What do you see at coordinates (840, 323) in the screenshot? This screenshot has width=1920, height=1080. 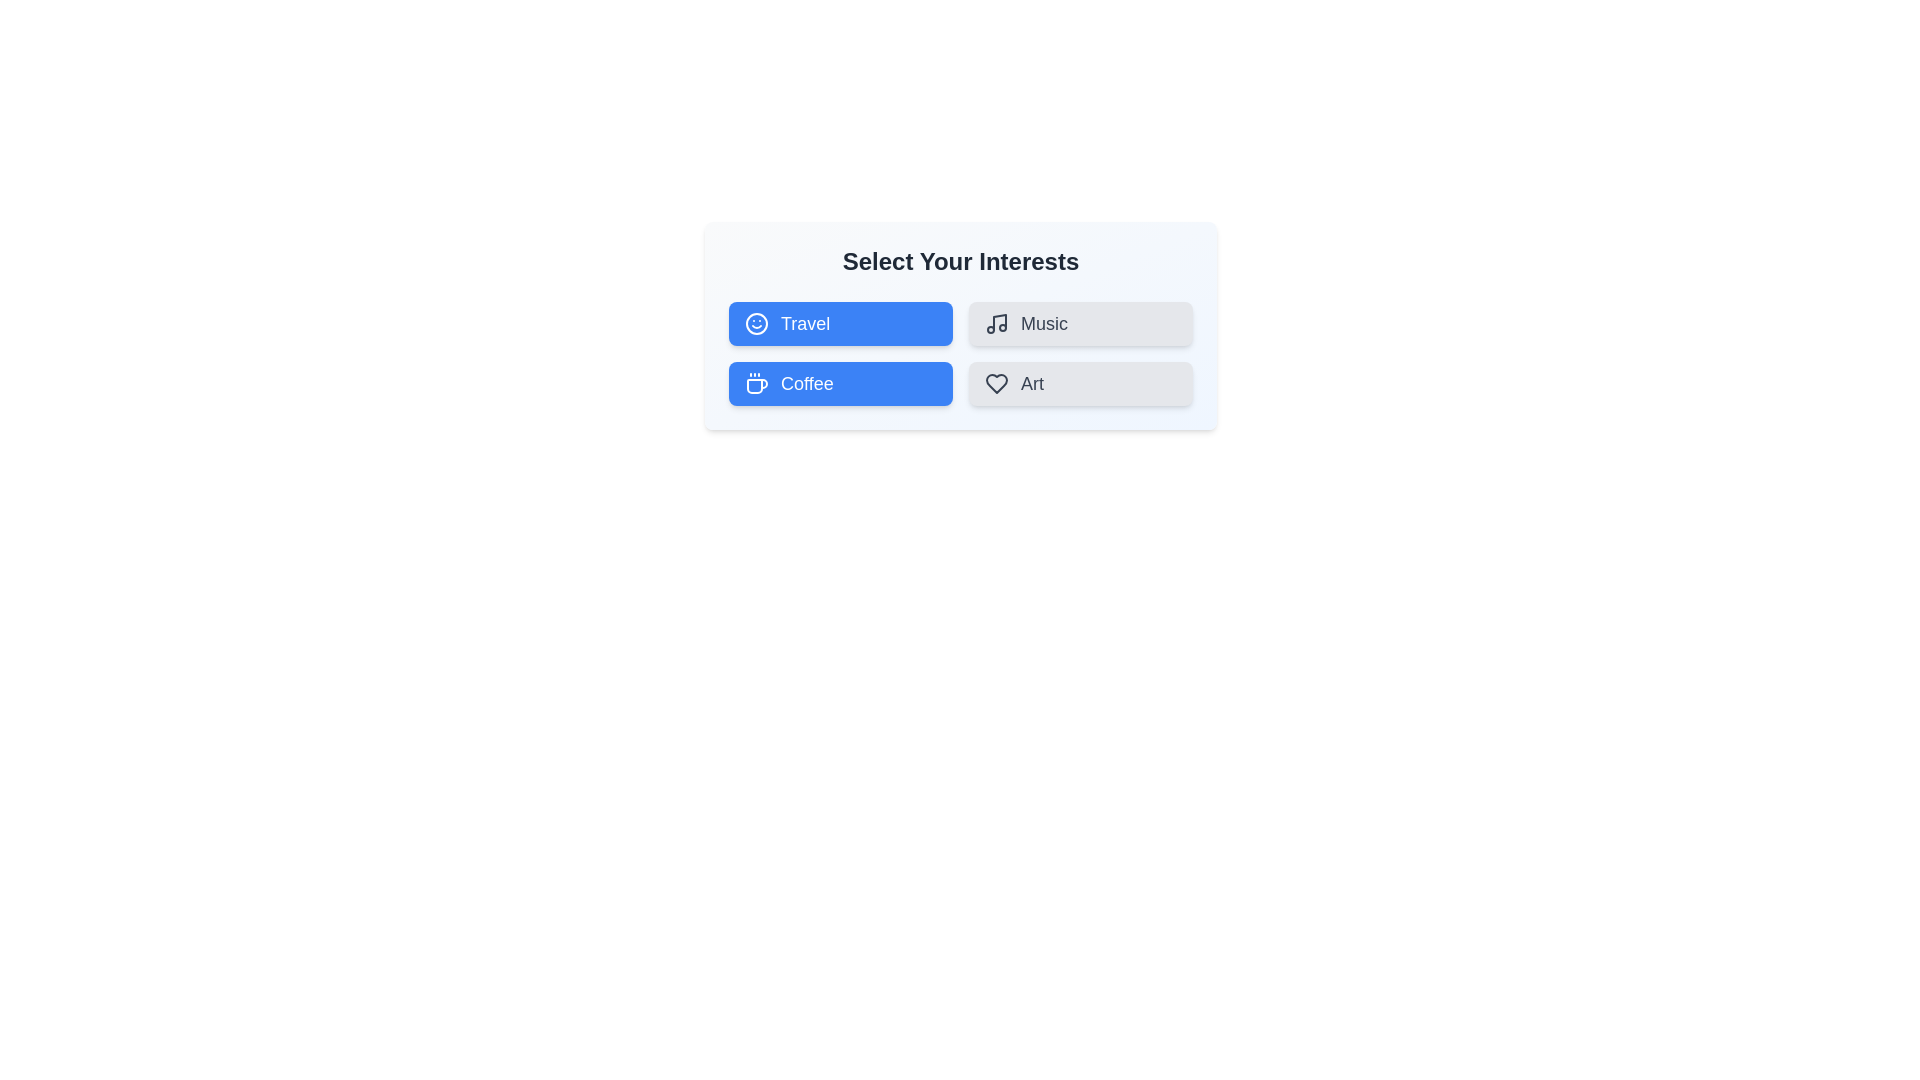 I see `the interest Travel by clicking its button` at bounding box center [840, 323].